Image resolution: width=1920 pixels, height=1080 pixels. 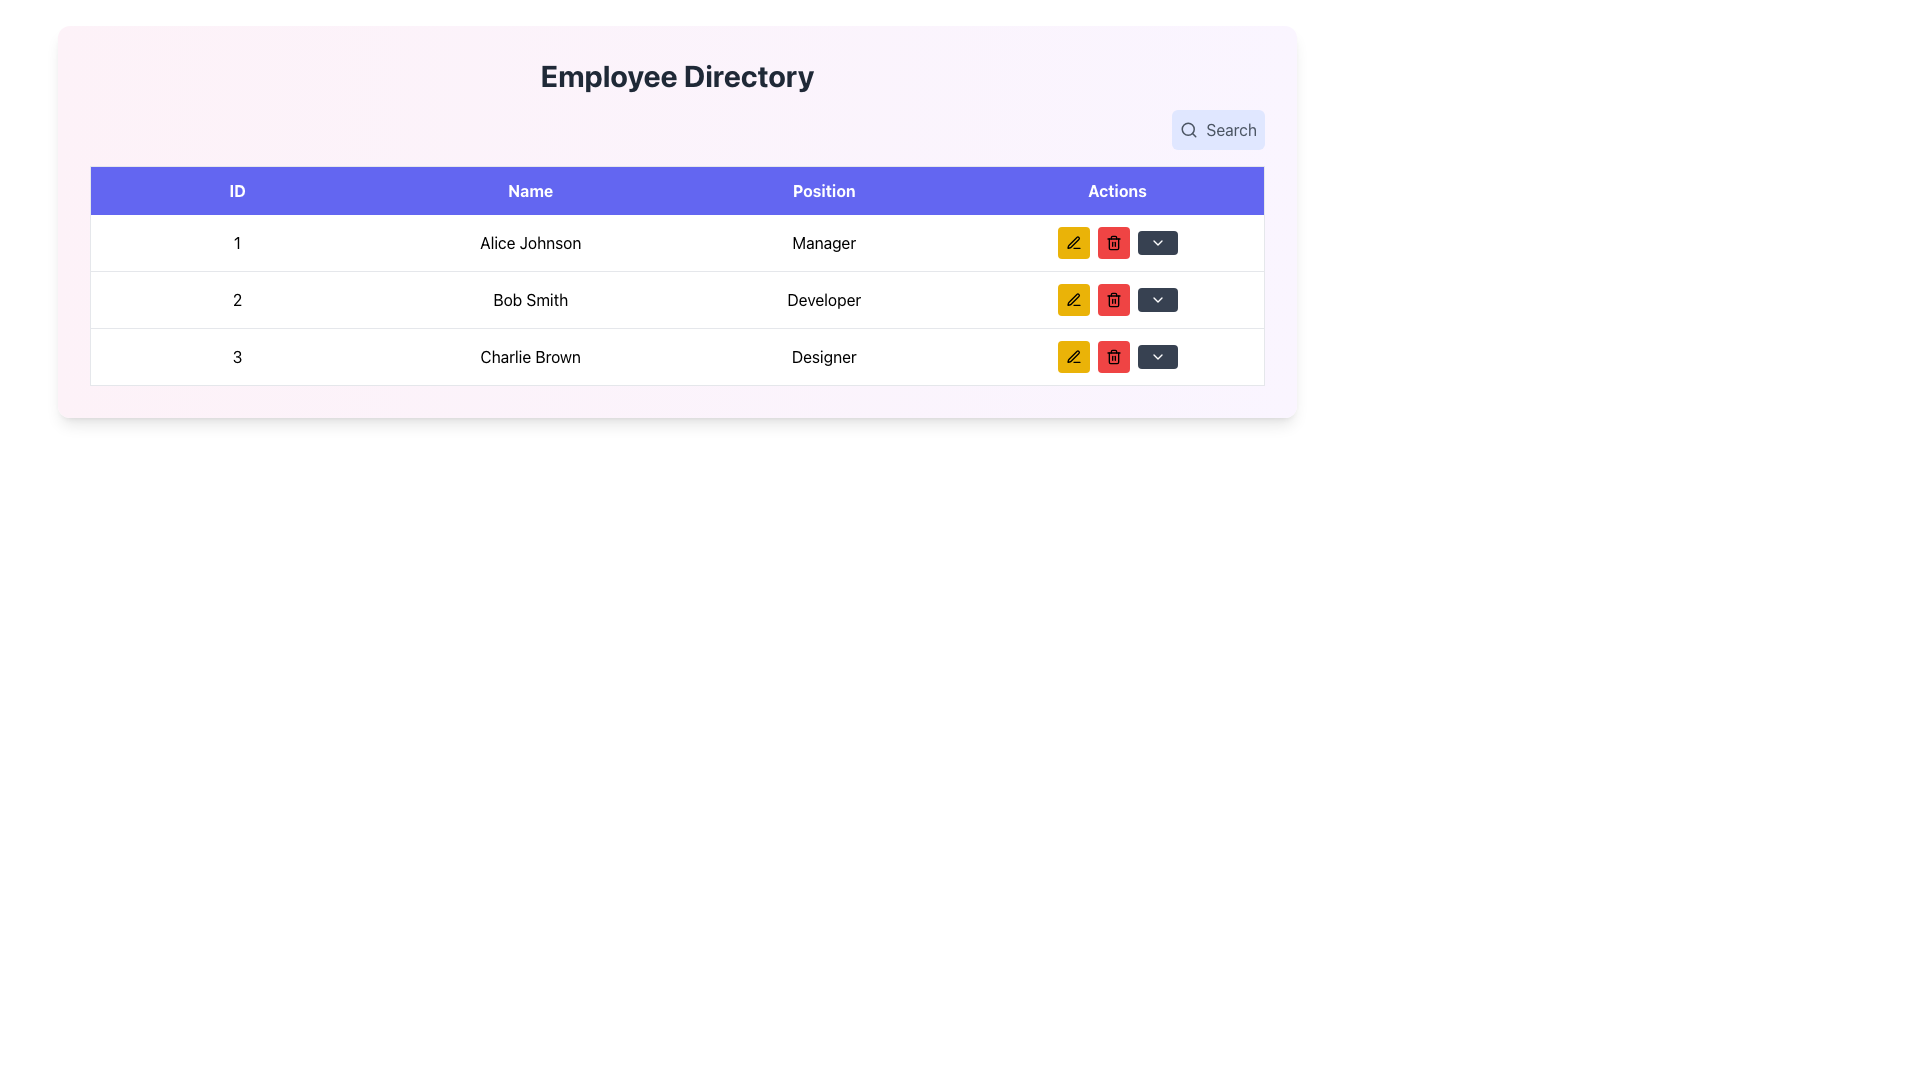 What do you see at coordinates (1157, 300) in the screenshot?
I see `the chevron icon in the 'Actions' column of the second table row` at bounding box center [1157, 300].